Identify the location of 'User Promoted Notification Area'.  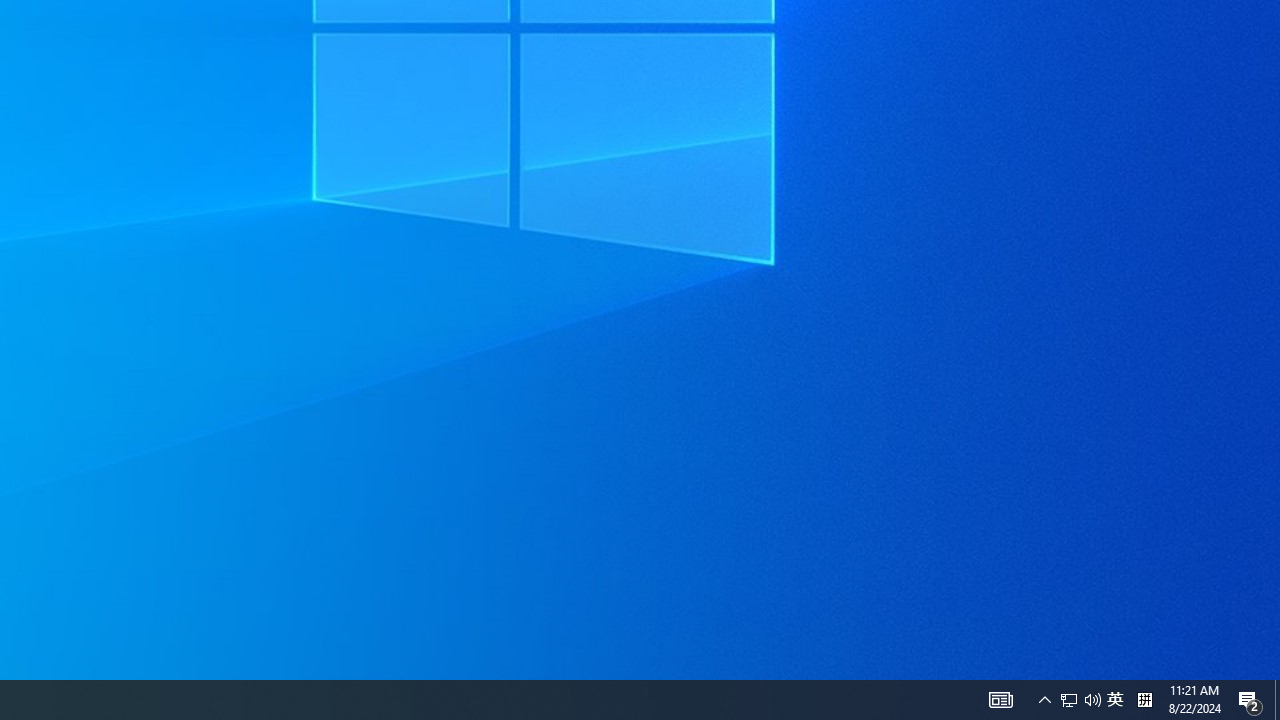
(1079, 698).